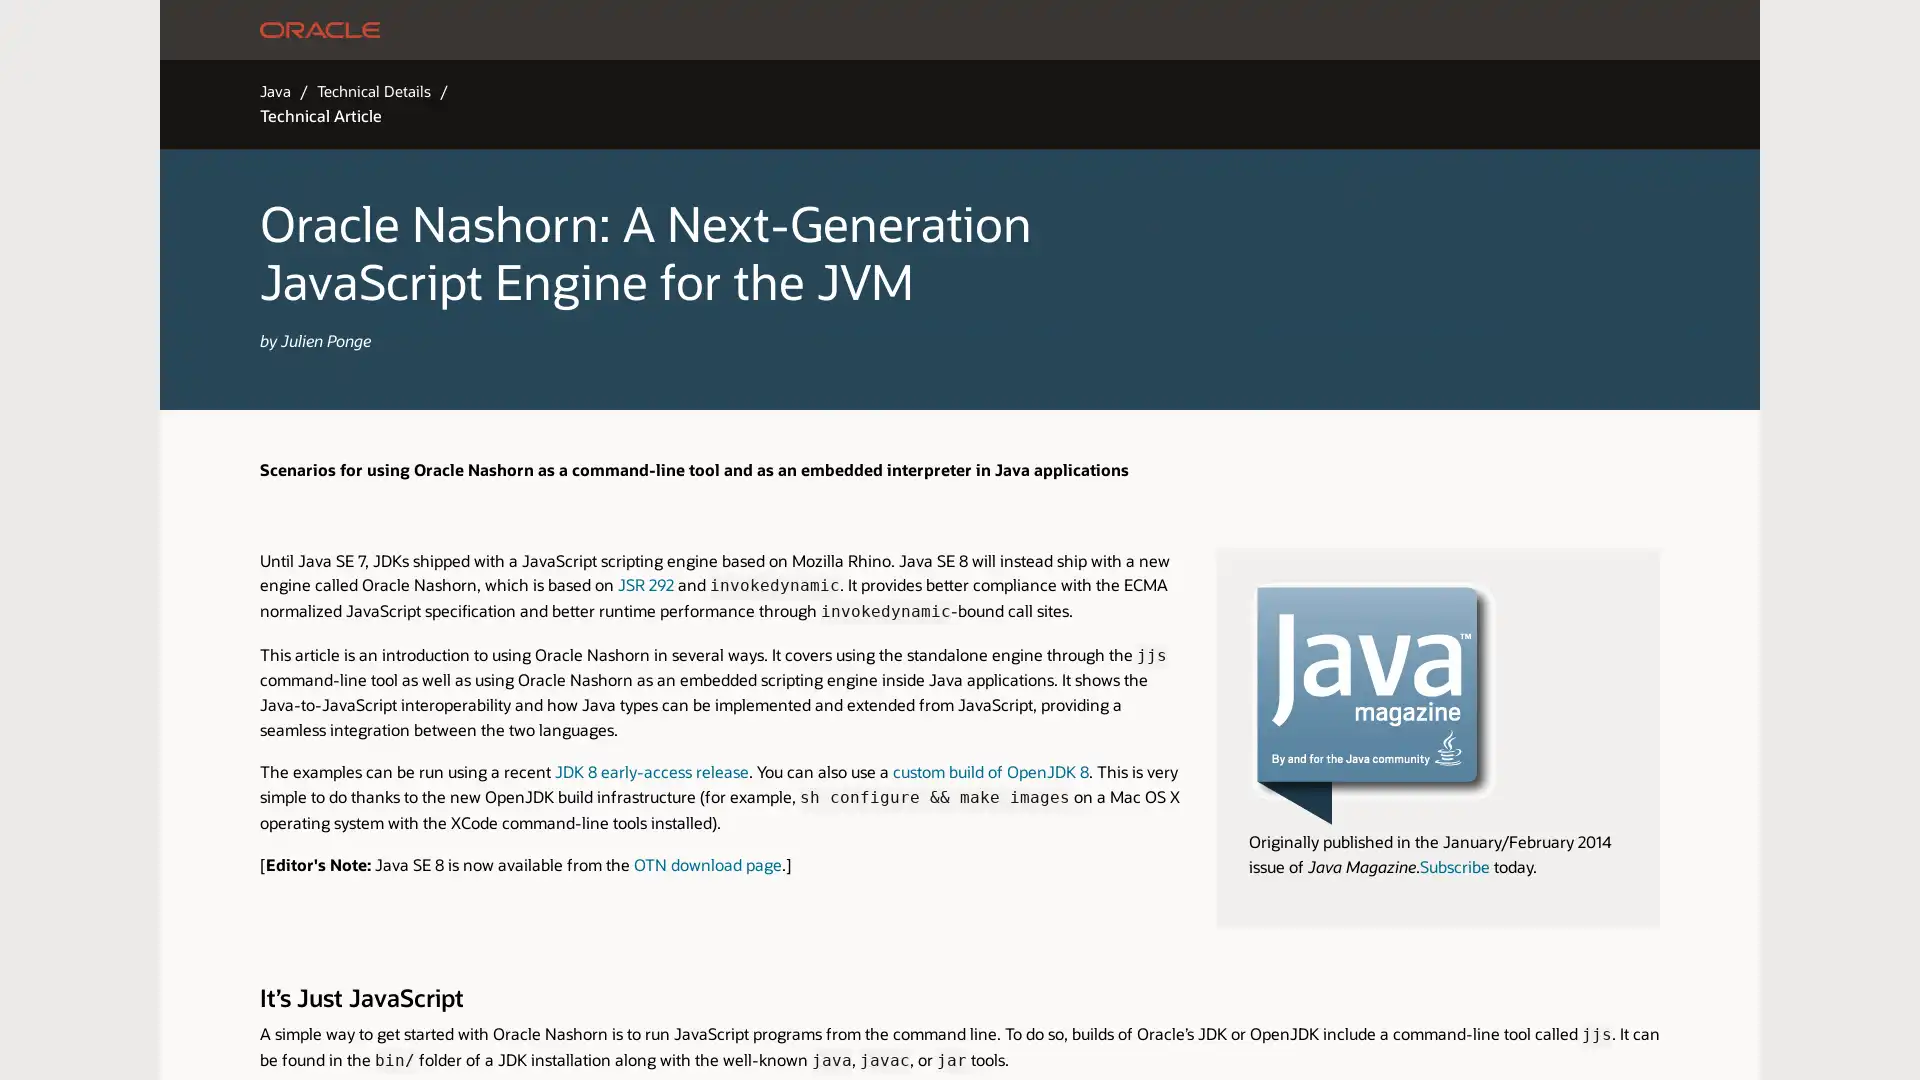 This screenshot has width=1920, height=1080. I want to click on Customers, so click(845, 29).